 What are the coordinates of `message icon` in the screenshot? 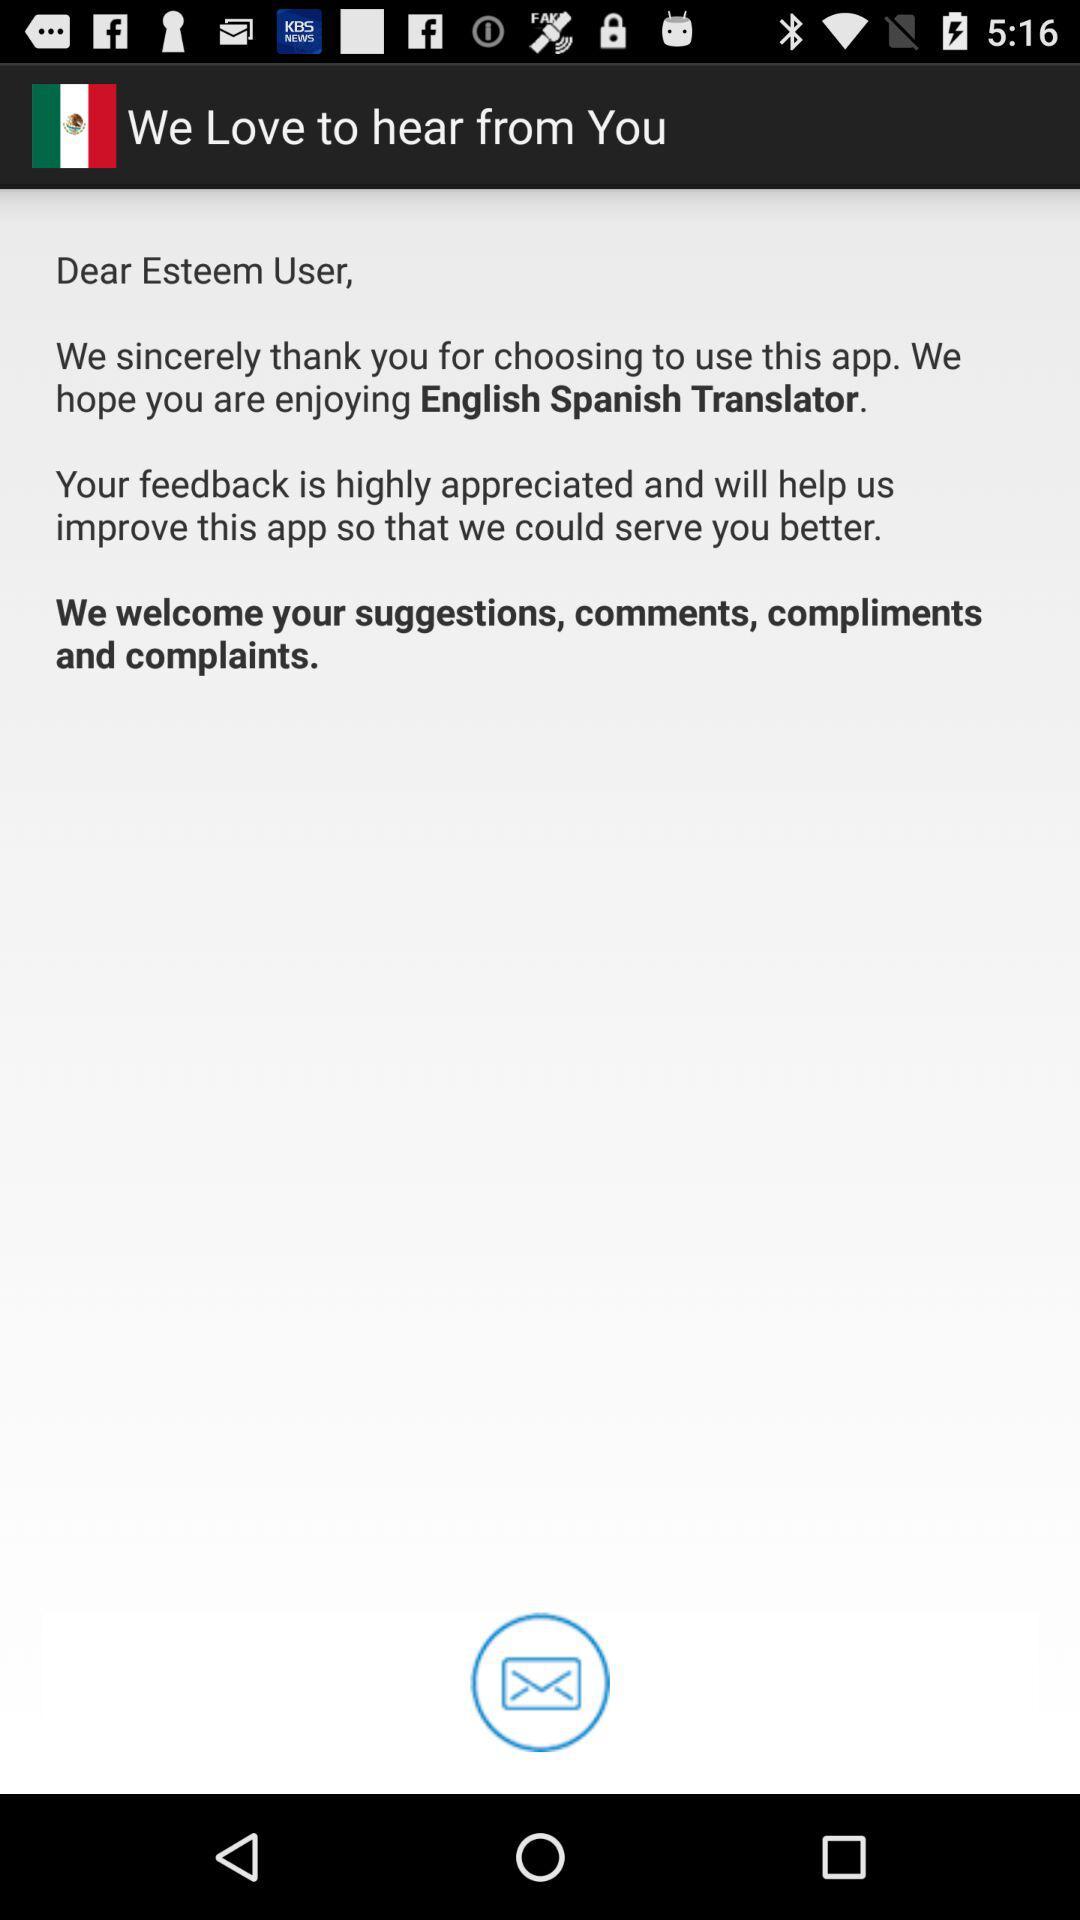 It's located at (540, 1681).